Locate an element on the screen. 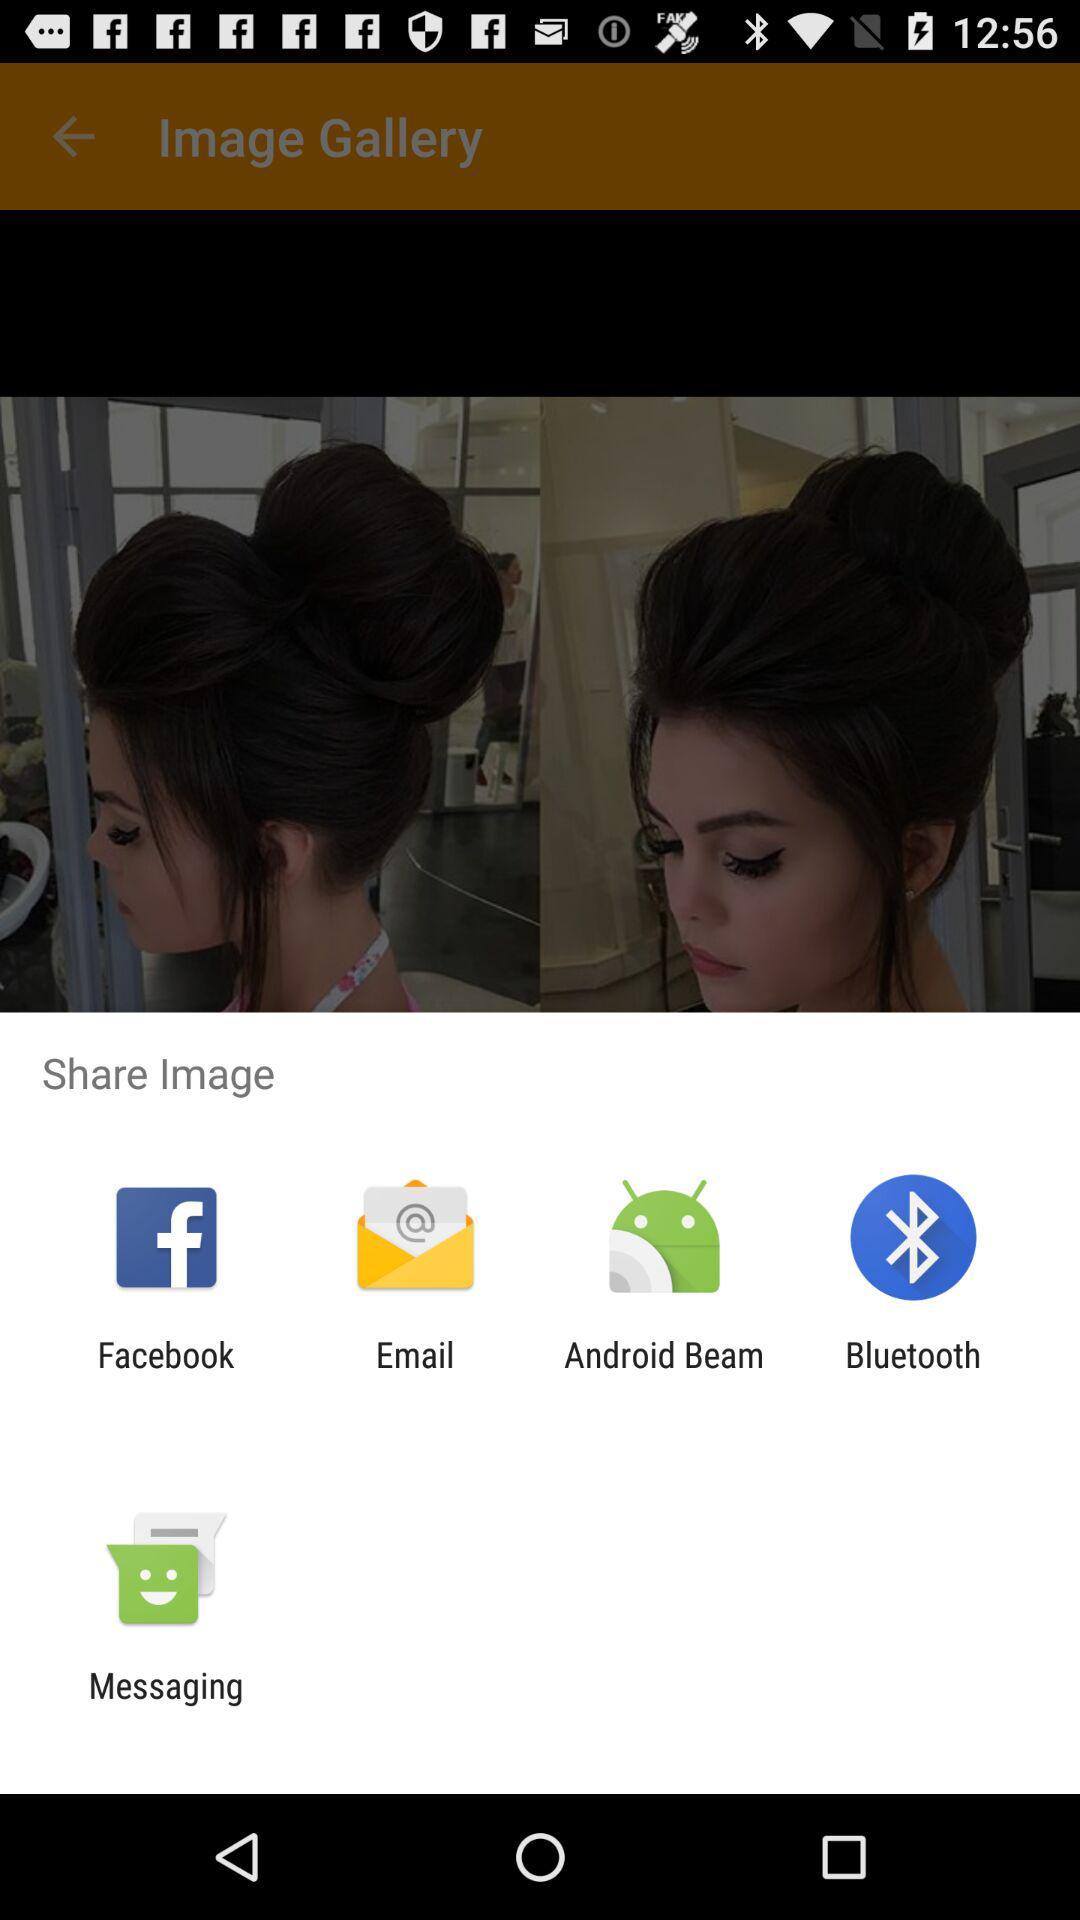 The height and width of the screenshot is (1920, 1080). the icon to the right of the android beam is located at coordinates (913, 1374).